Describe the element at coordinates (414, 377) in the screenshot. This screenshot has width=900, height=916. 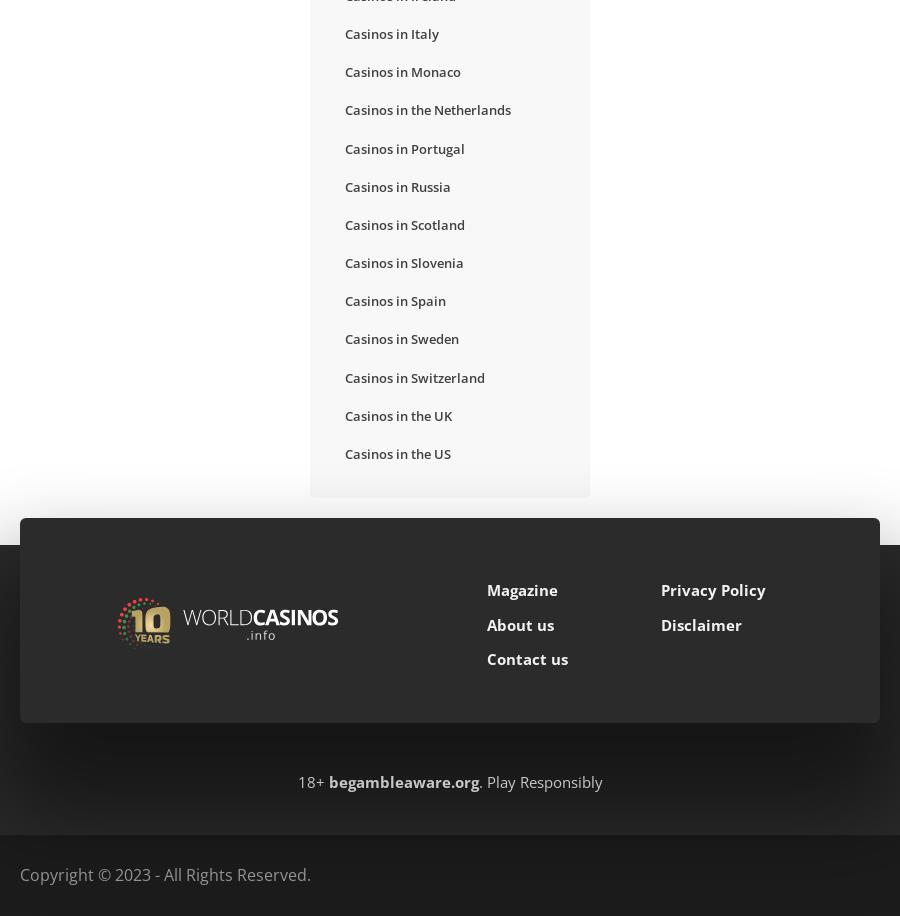
I see `'Casinos in Switzerland'` at that location.